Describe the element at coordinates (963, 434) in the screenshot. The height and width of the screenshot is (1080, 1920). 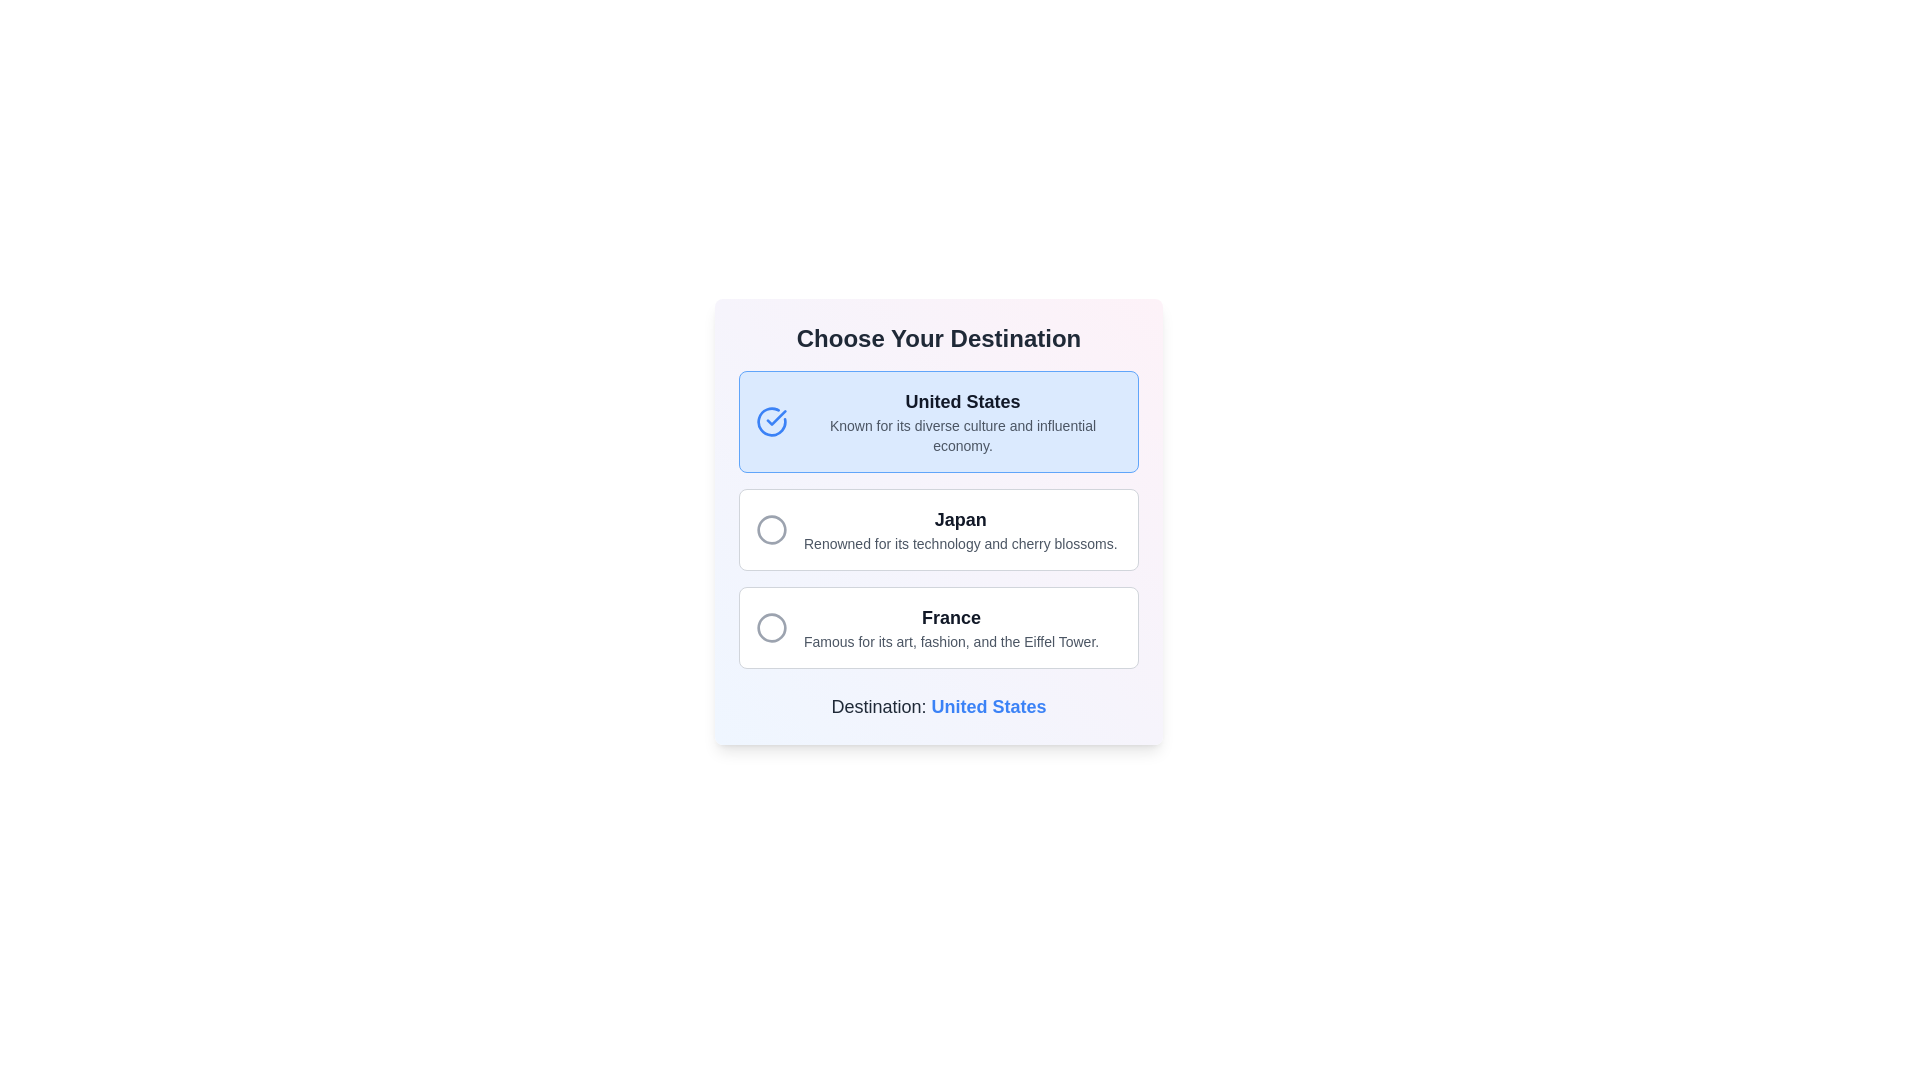
I see `the text display that reads 'Known for its diverse culture and influential economy.' which is positioned beneath 'United States'` at that location.